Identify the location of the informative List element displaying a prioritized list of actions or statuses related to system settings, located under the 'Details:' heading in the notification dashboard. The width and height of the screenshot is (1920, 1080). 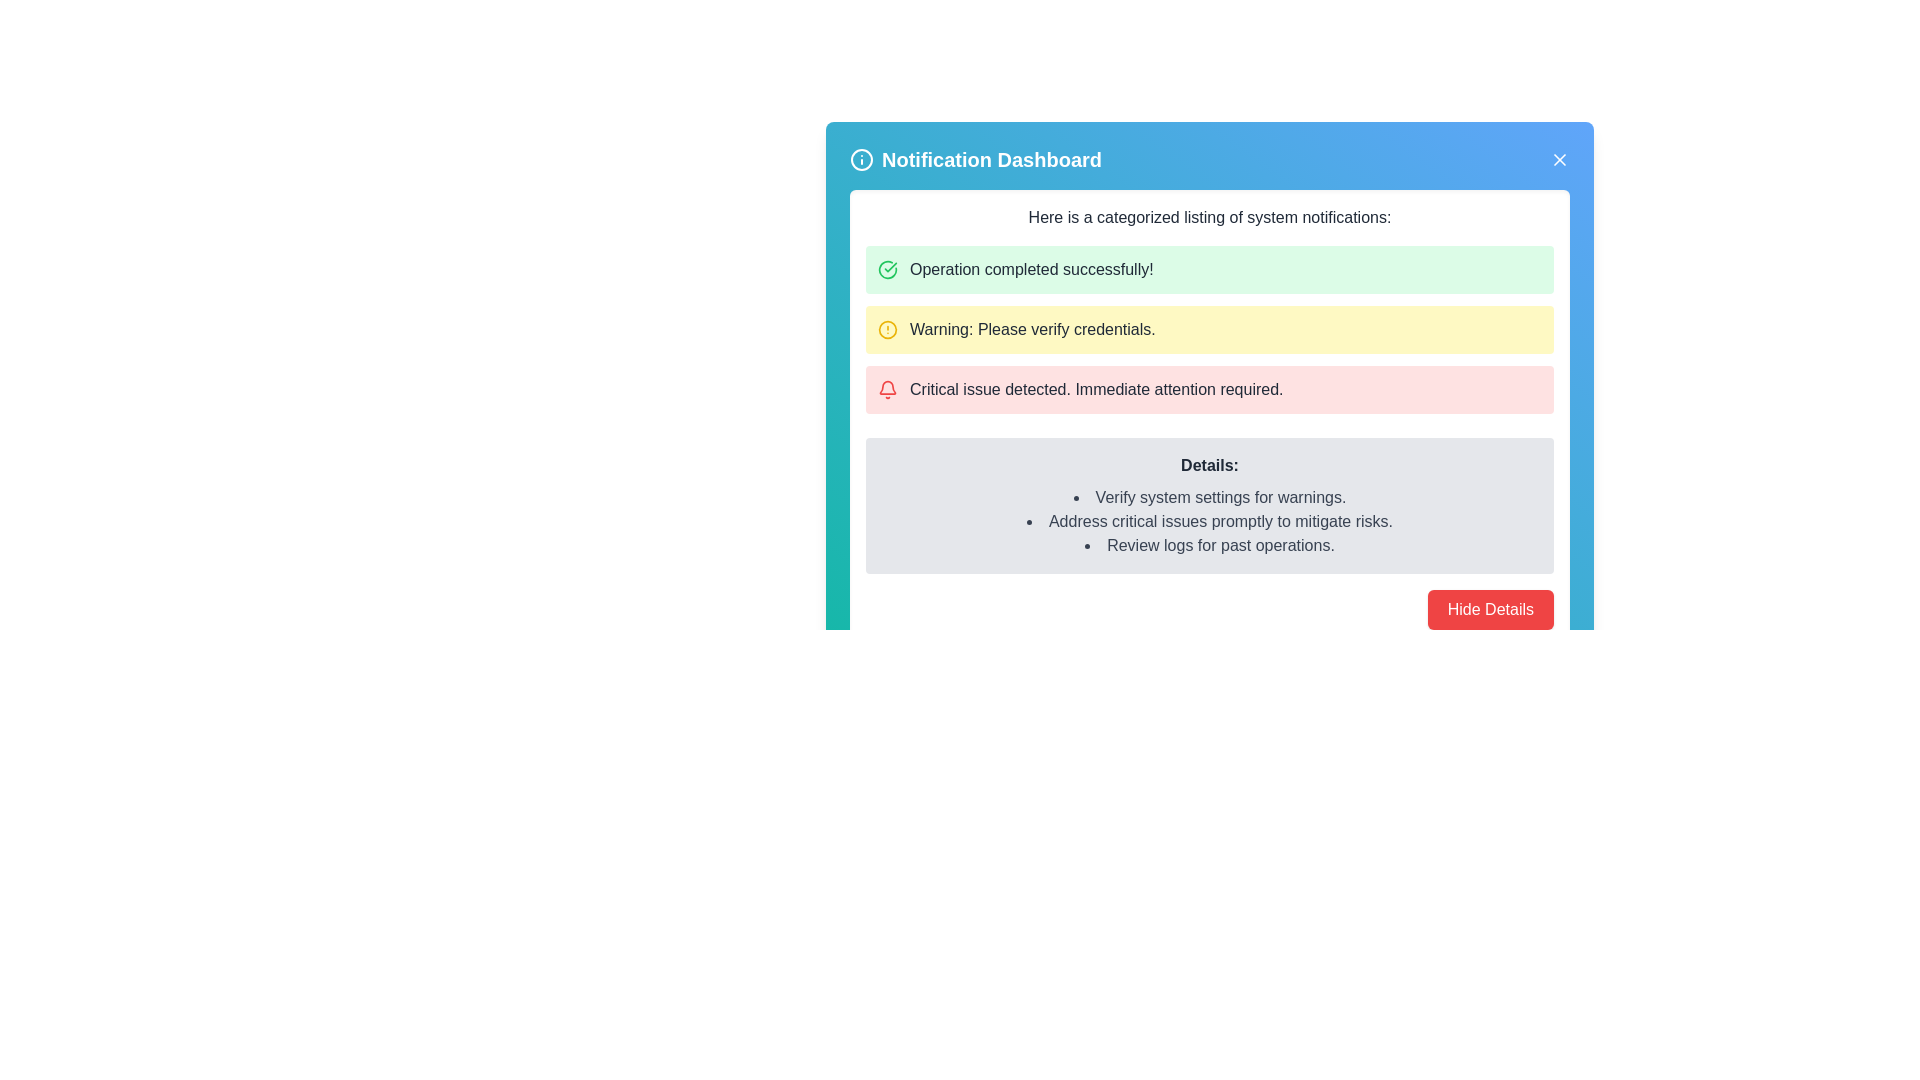
(1208, 520).